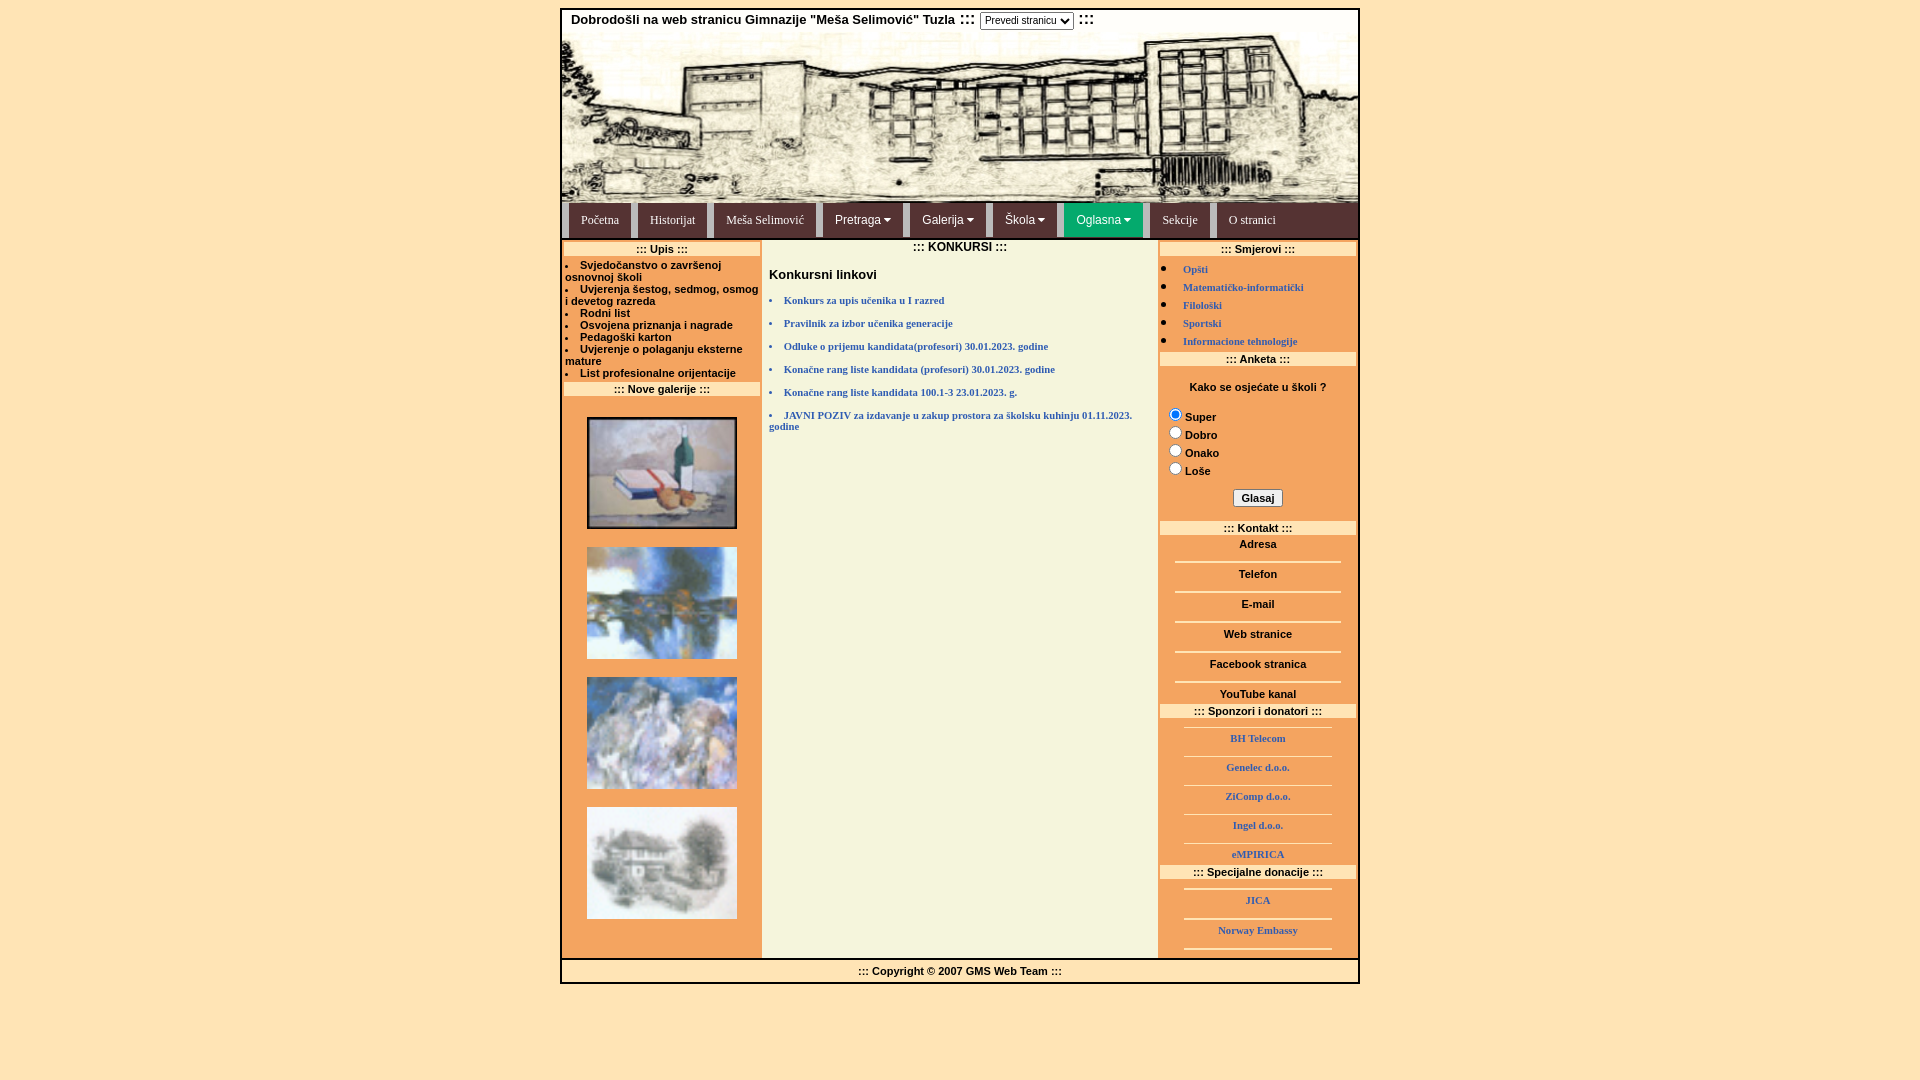  I want to click on 'JICA', so click(1257, 900).